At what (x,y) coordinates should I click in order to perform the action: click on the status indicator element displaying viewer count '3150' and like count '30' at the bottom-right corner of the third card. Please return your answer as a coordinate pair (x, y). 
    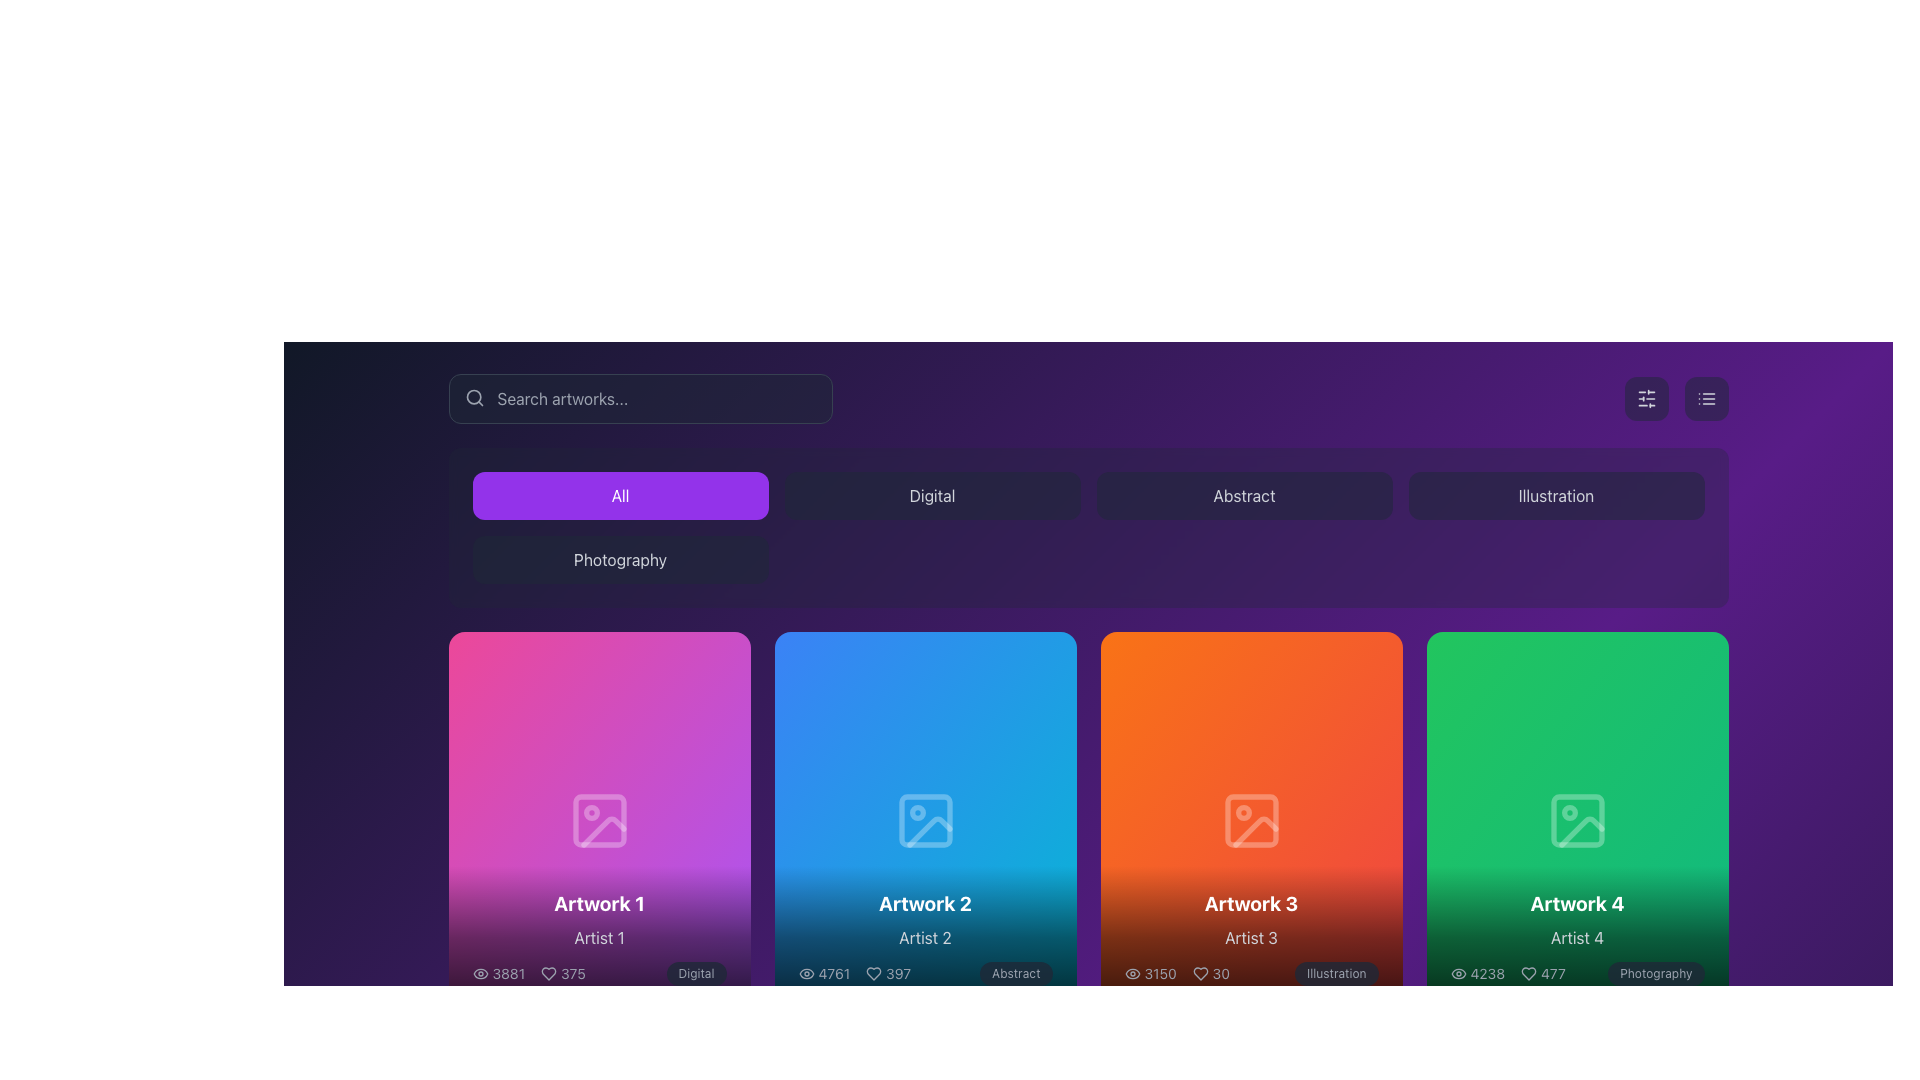
    Looking at the image, I should click on (1177, 972).